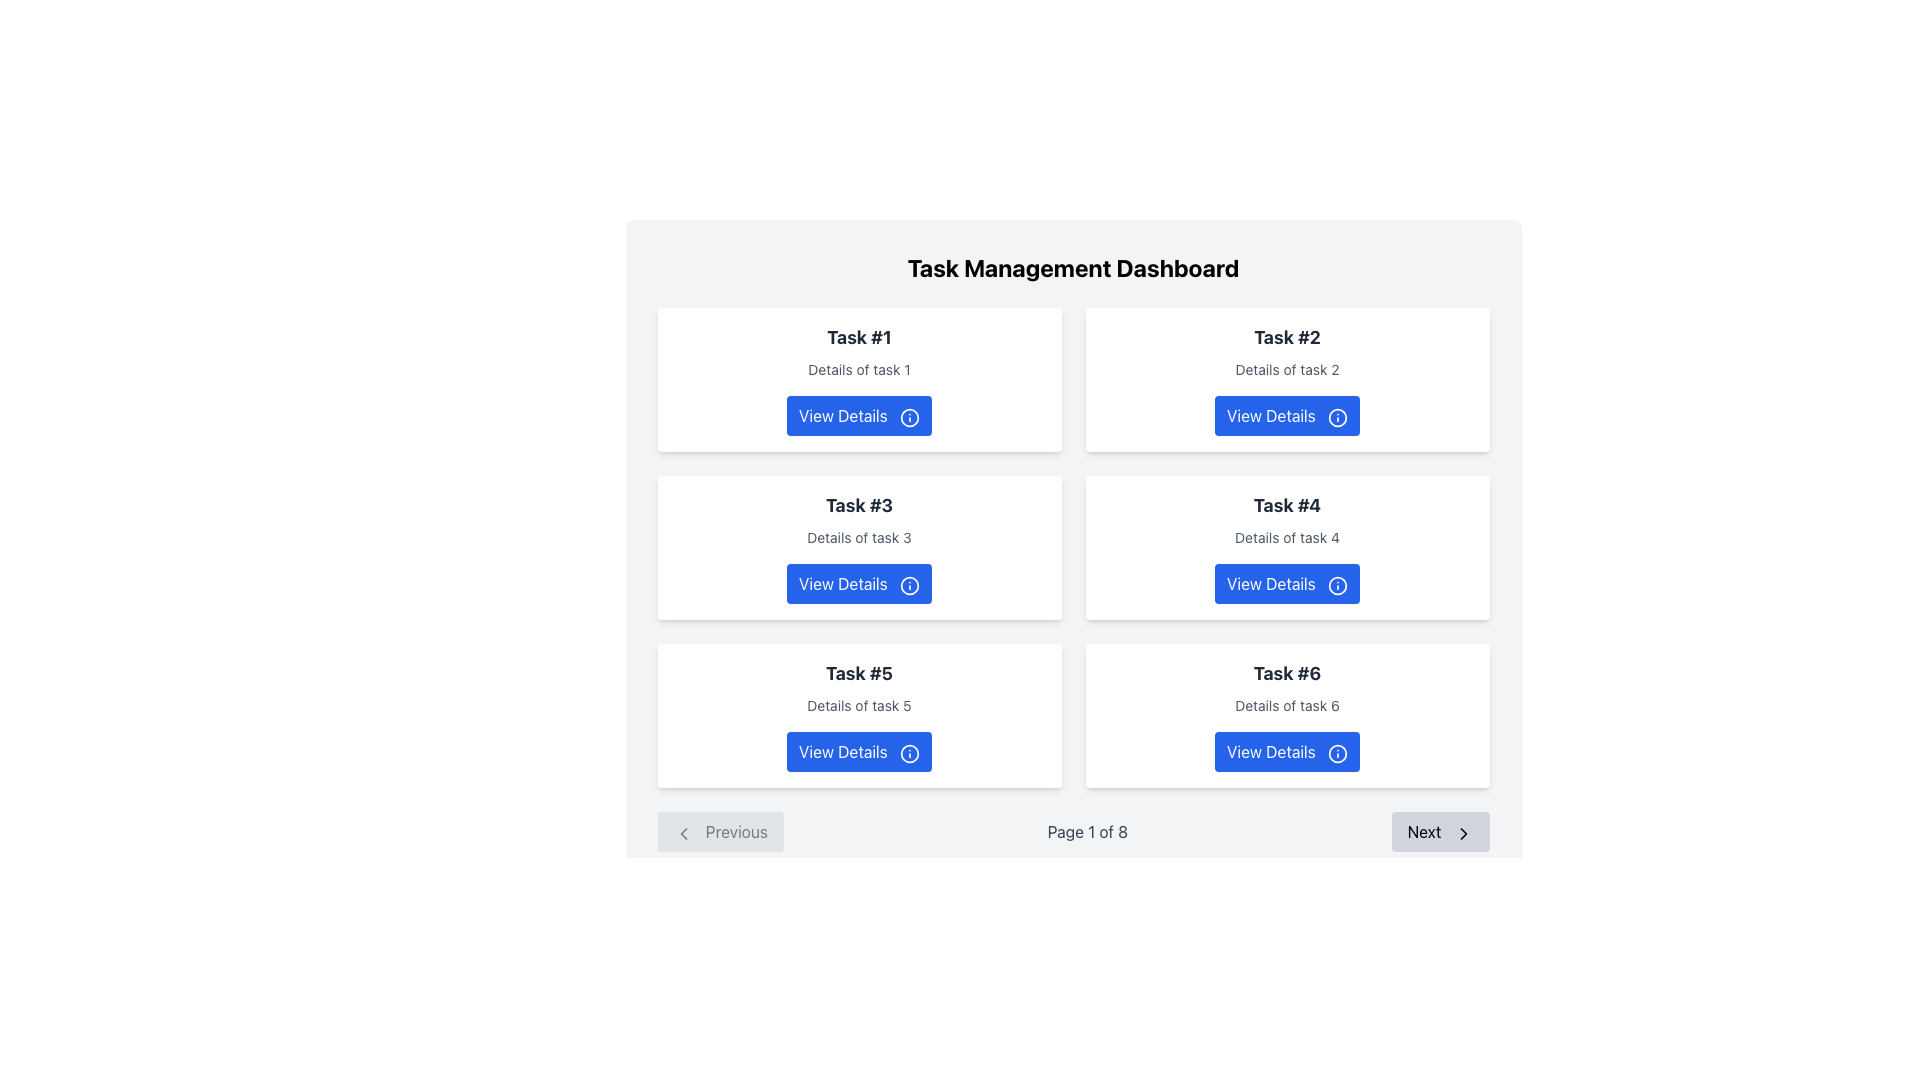  I want to click on the 'Previous' button which contains the left-pointing arrow icon, so click(683, 833).